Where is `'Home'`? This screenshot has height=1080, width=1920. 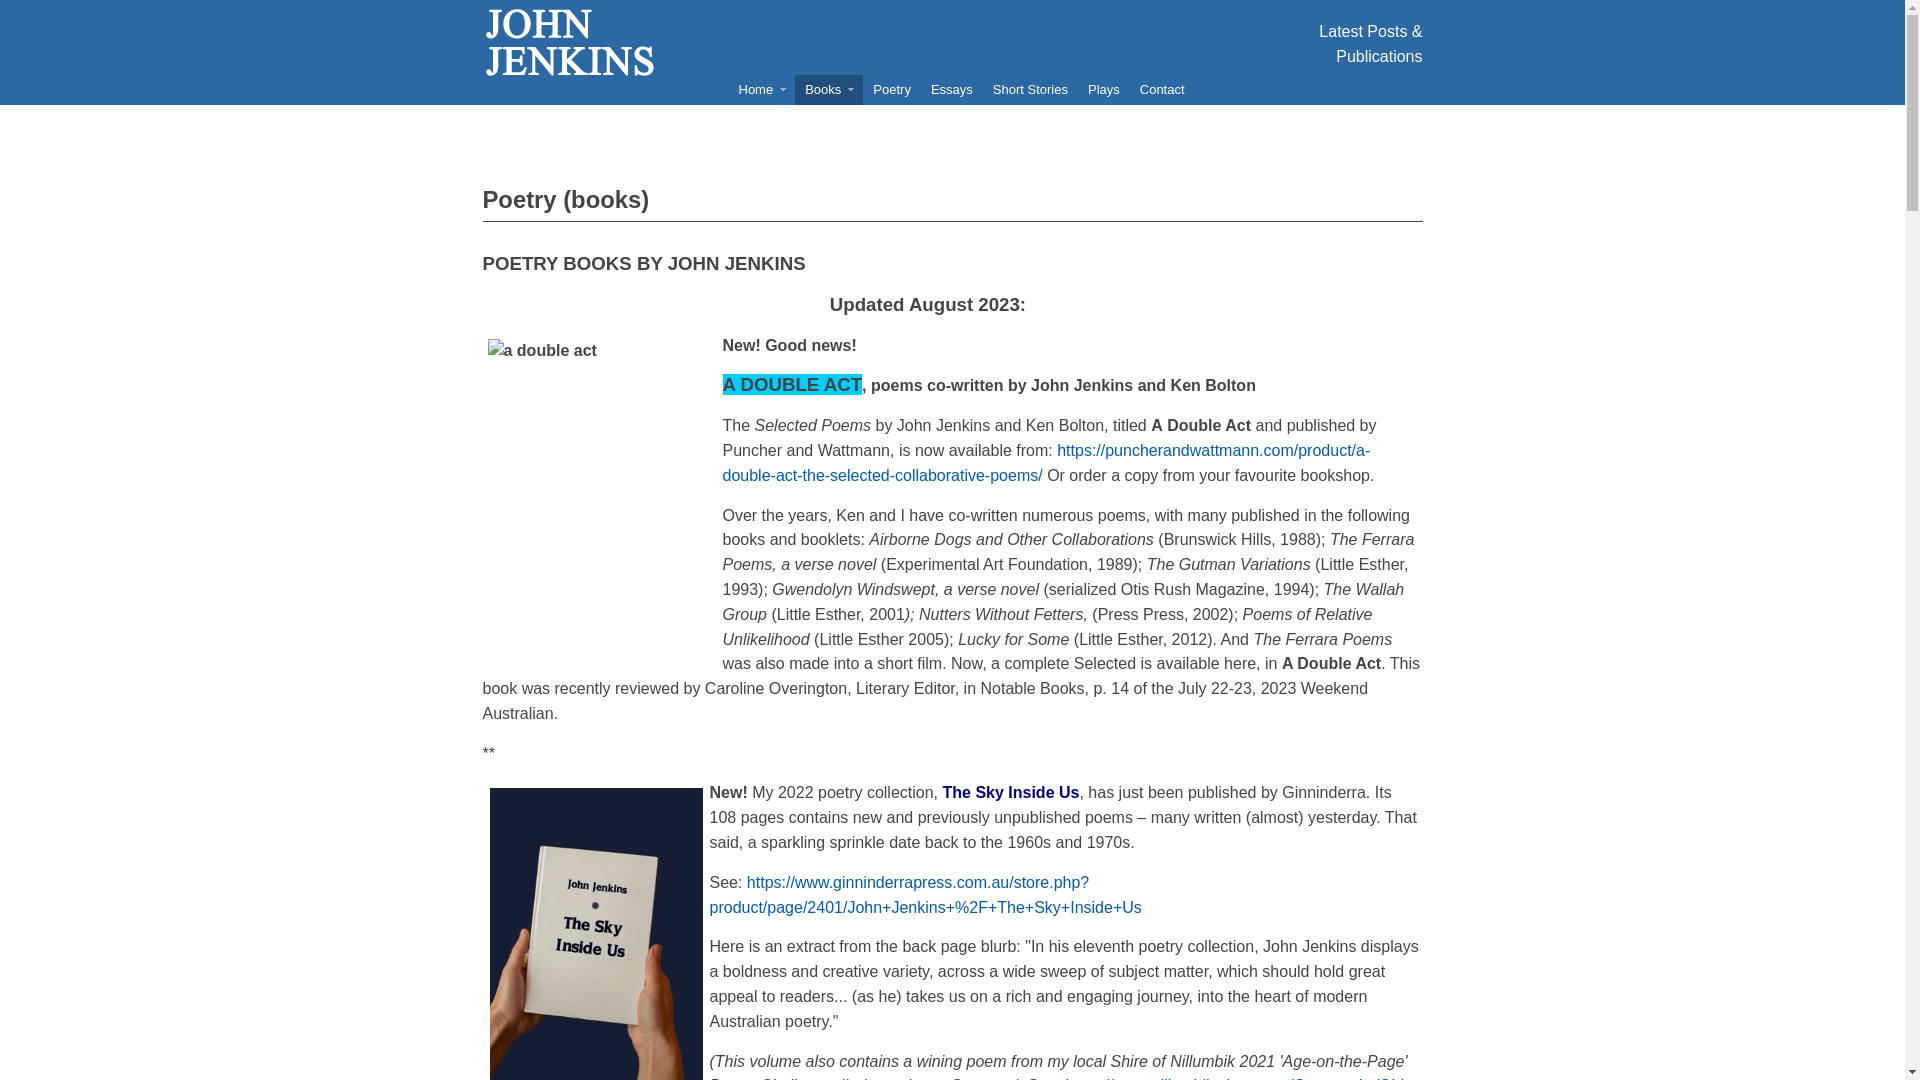 'Home' is located at coordinates (760, 88).